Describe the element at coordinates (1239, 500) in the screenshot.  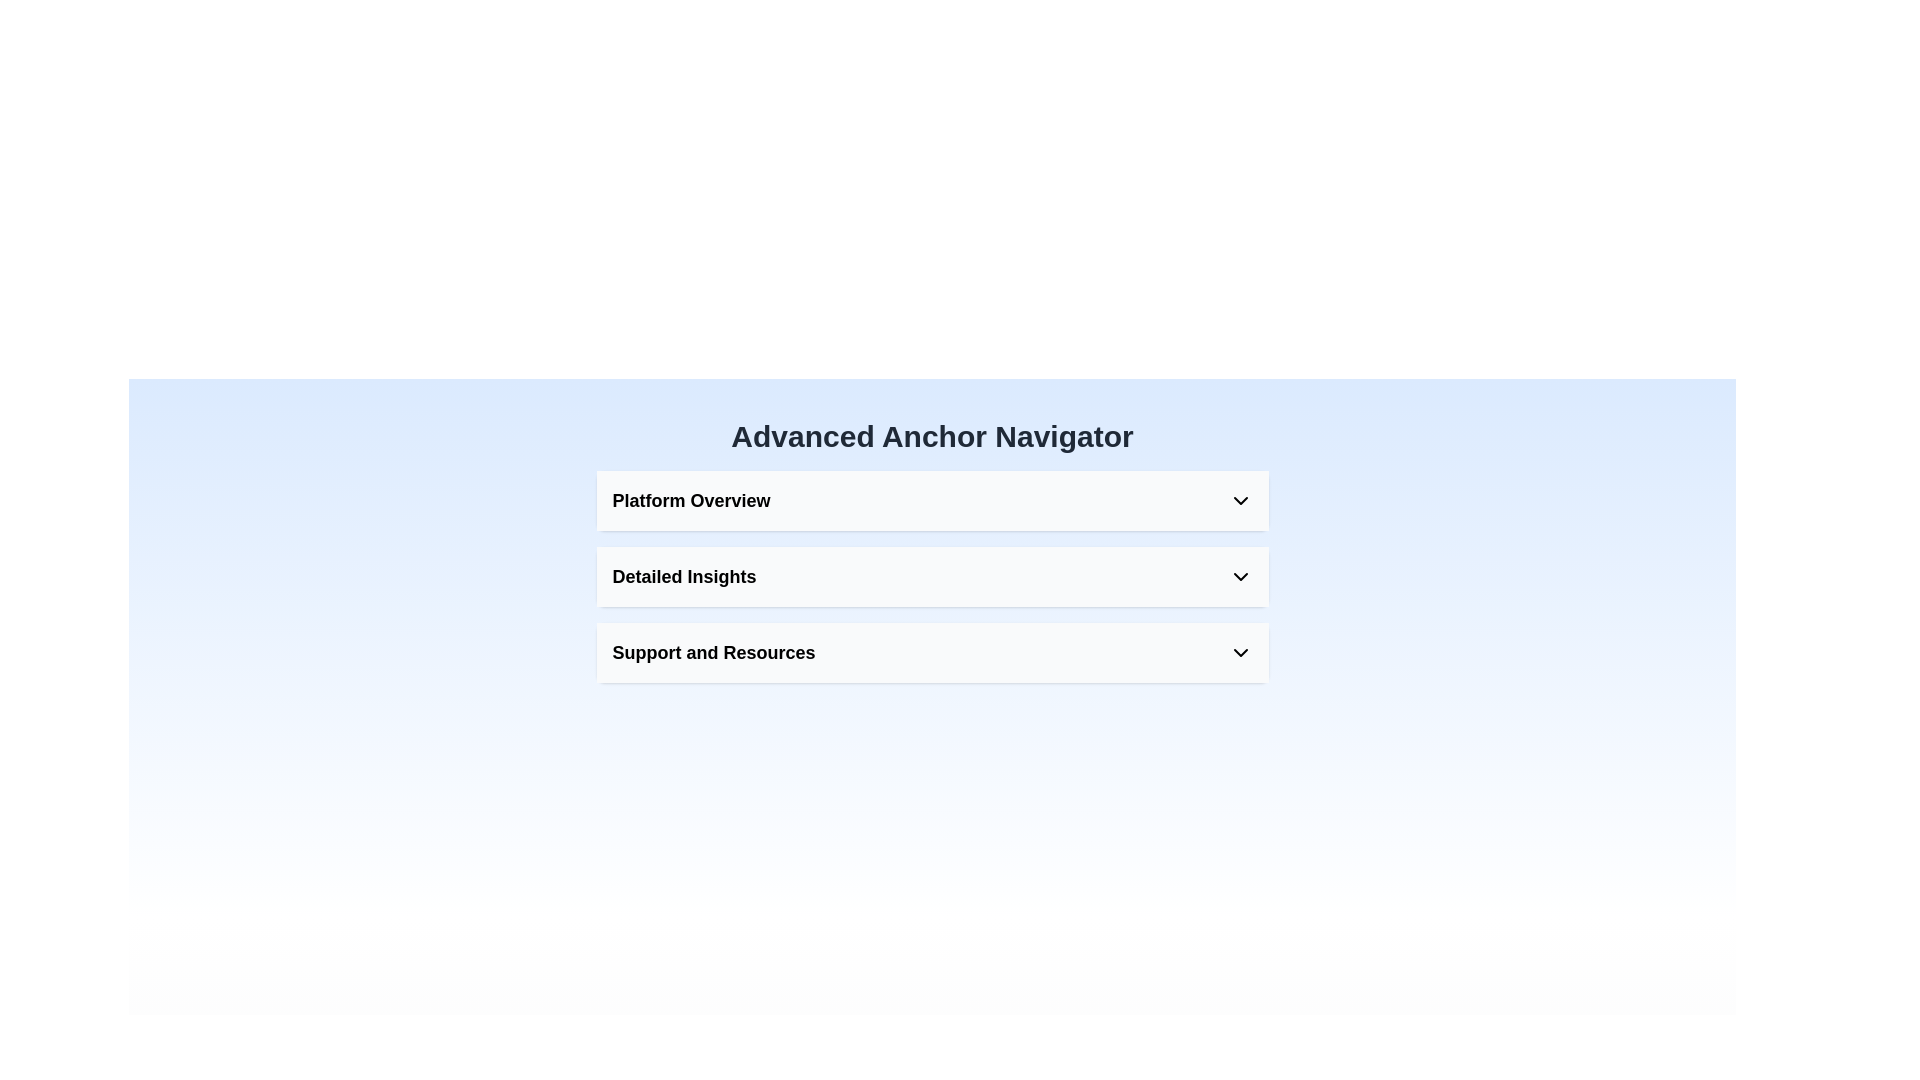
I see `the downward chevron icon located in the rightmost position of the 'Platform Overview' row` at that location.